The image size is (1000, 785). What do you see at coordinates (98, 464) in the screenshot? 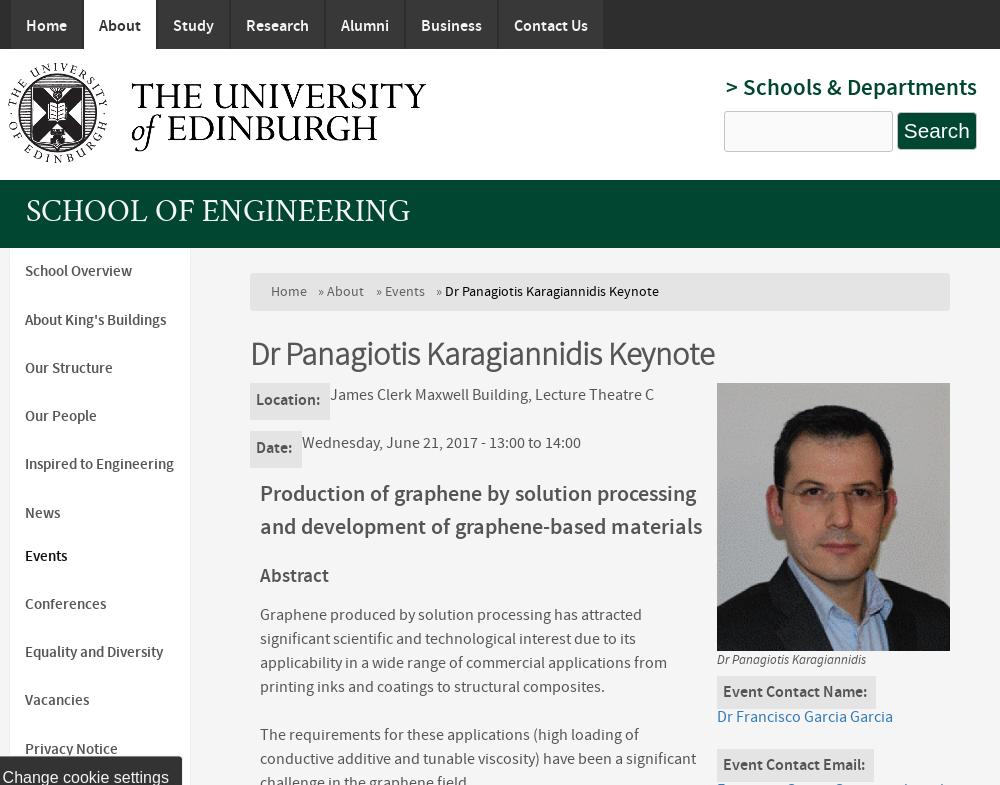
I see `'Inspired to Engineering'` at bounding box center [98, 464].